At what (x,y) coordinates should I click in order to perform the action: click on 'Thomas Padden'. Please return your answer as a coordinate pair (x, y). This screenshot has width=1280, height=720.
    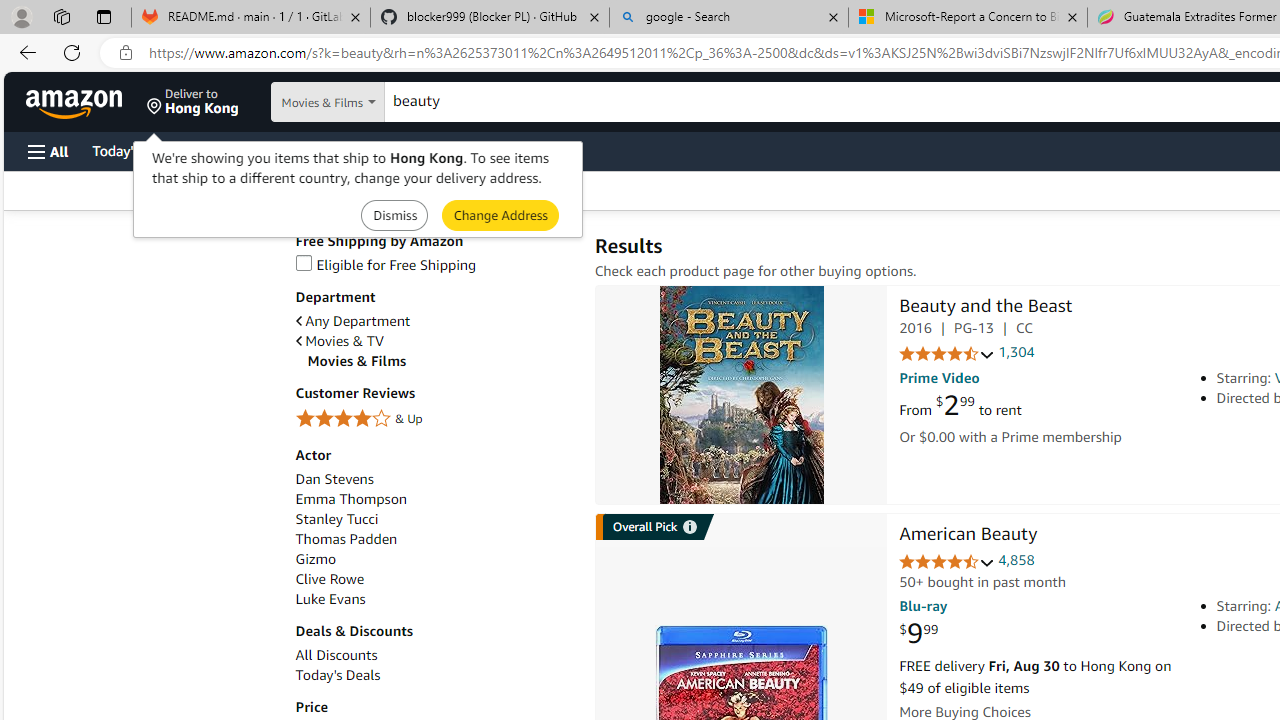
    Looking at the image, I should click on (433, 538).